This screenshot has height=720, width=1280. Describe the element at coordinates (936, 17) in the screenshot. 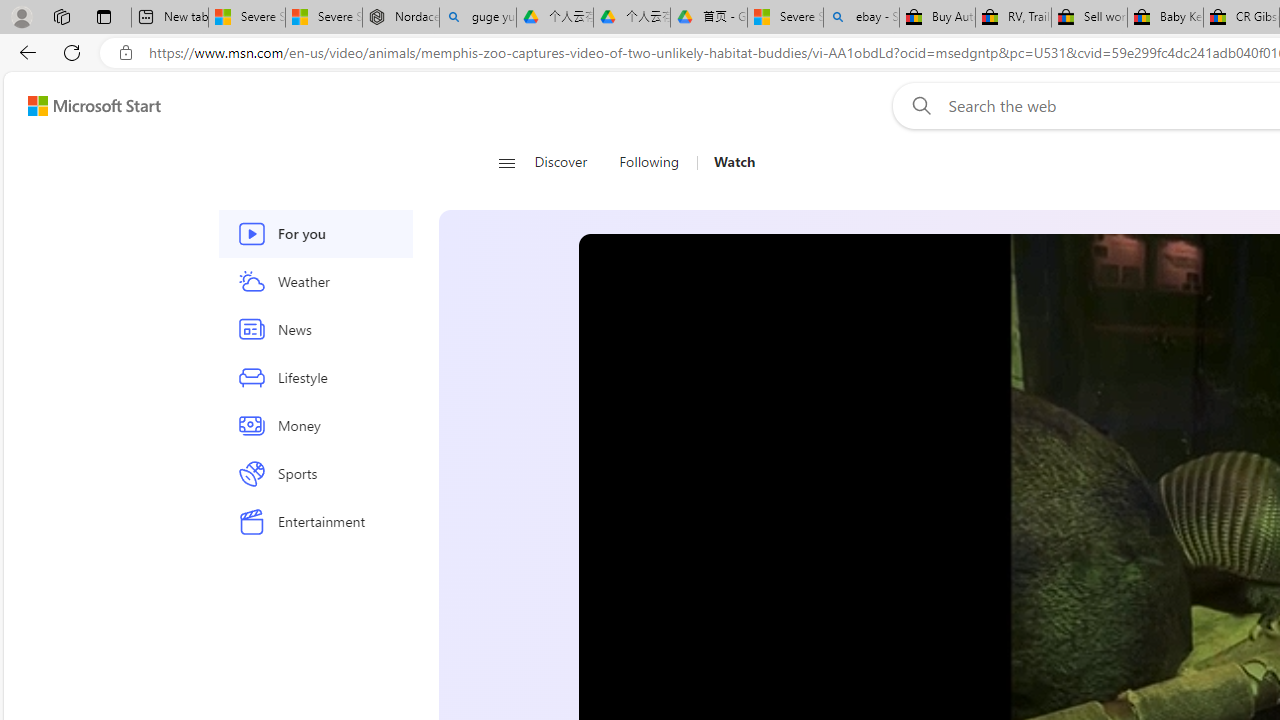

I see `'Buy Auto Parts & Accessories | eBay'` at that location.